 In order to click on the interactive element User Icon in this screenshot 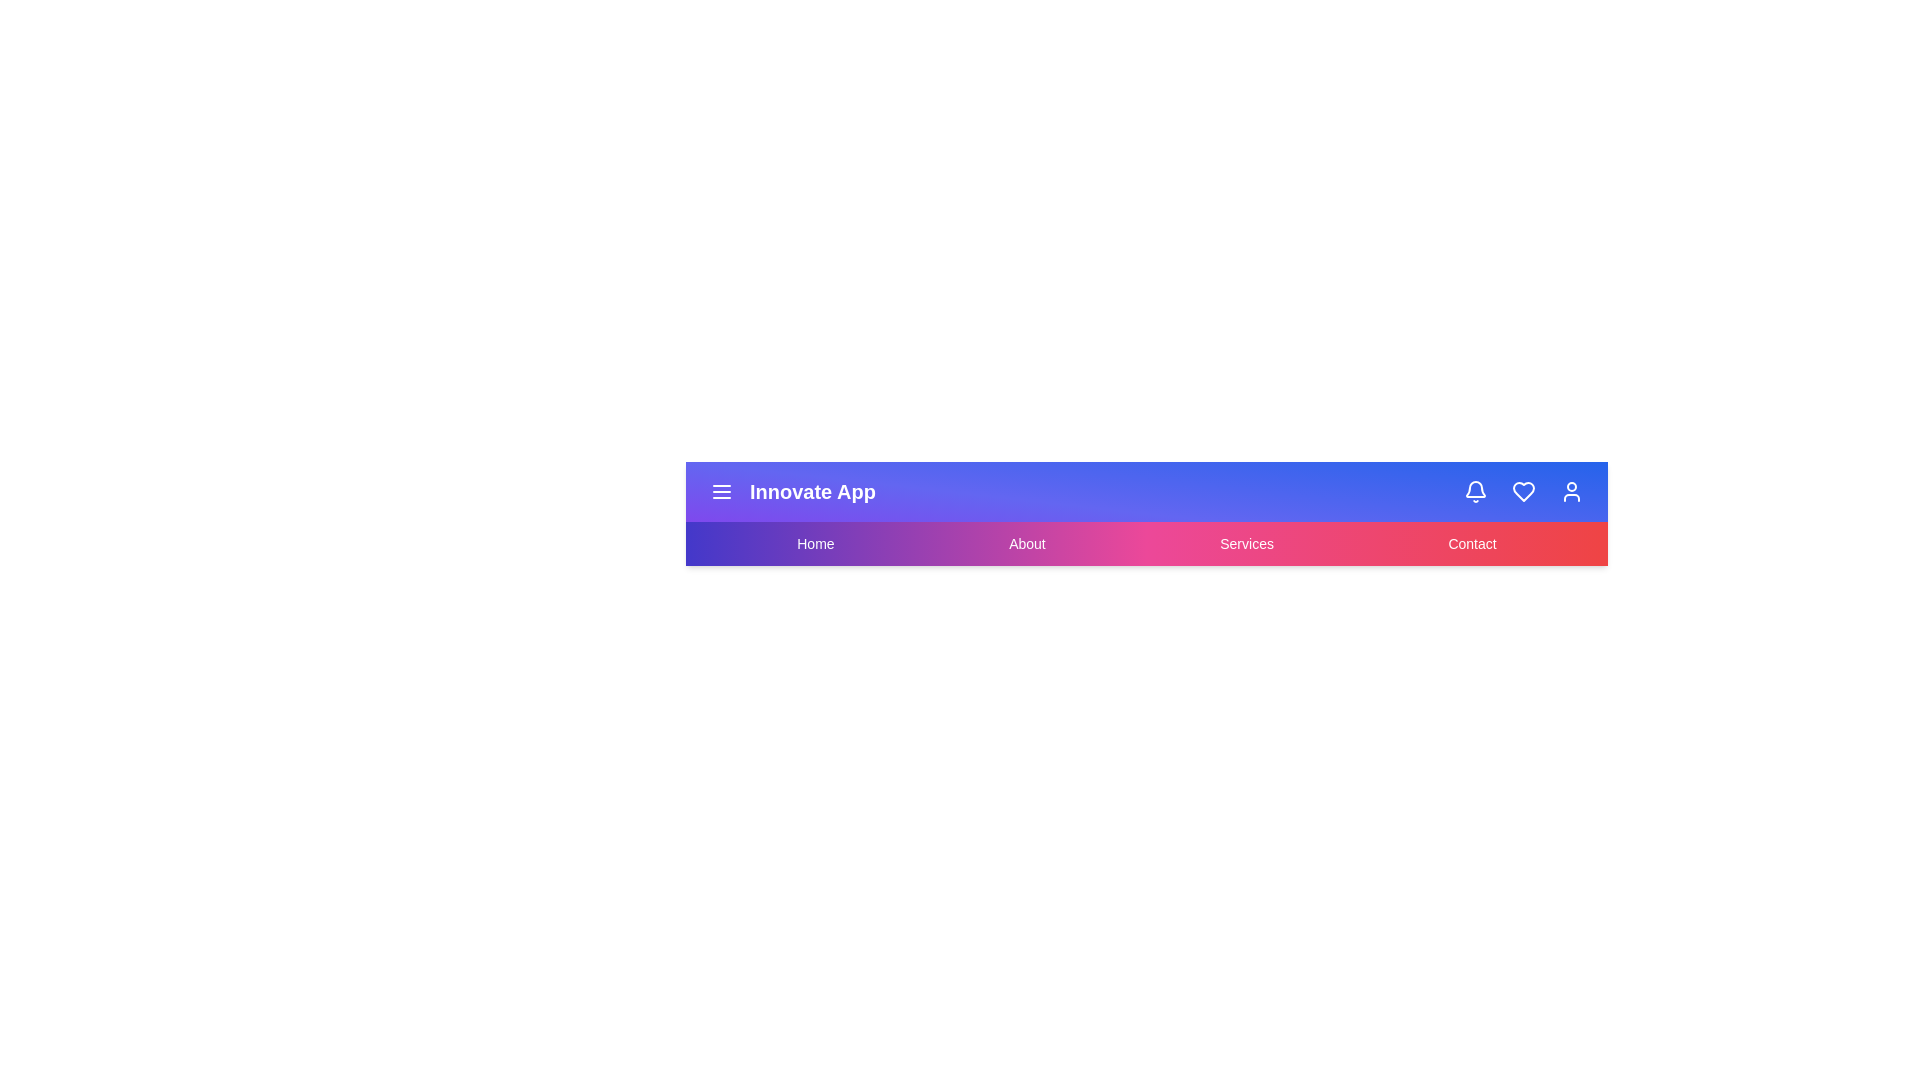, I will do `click(1570, 492)`.